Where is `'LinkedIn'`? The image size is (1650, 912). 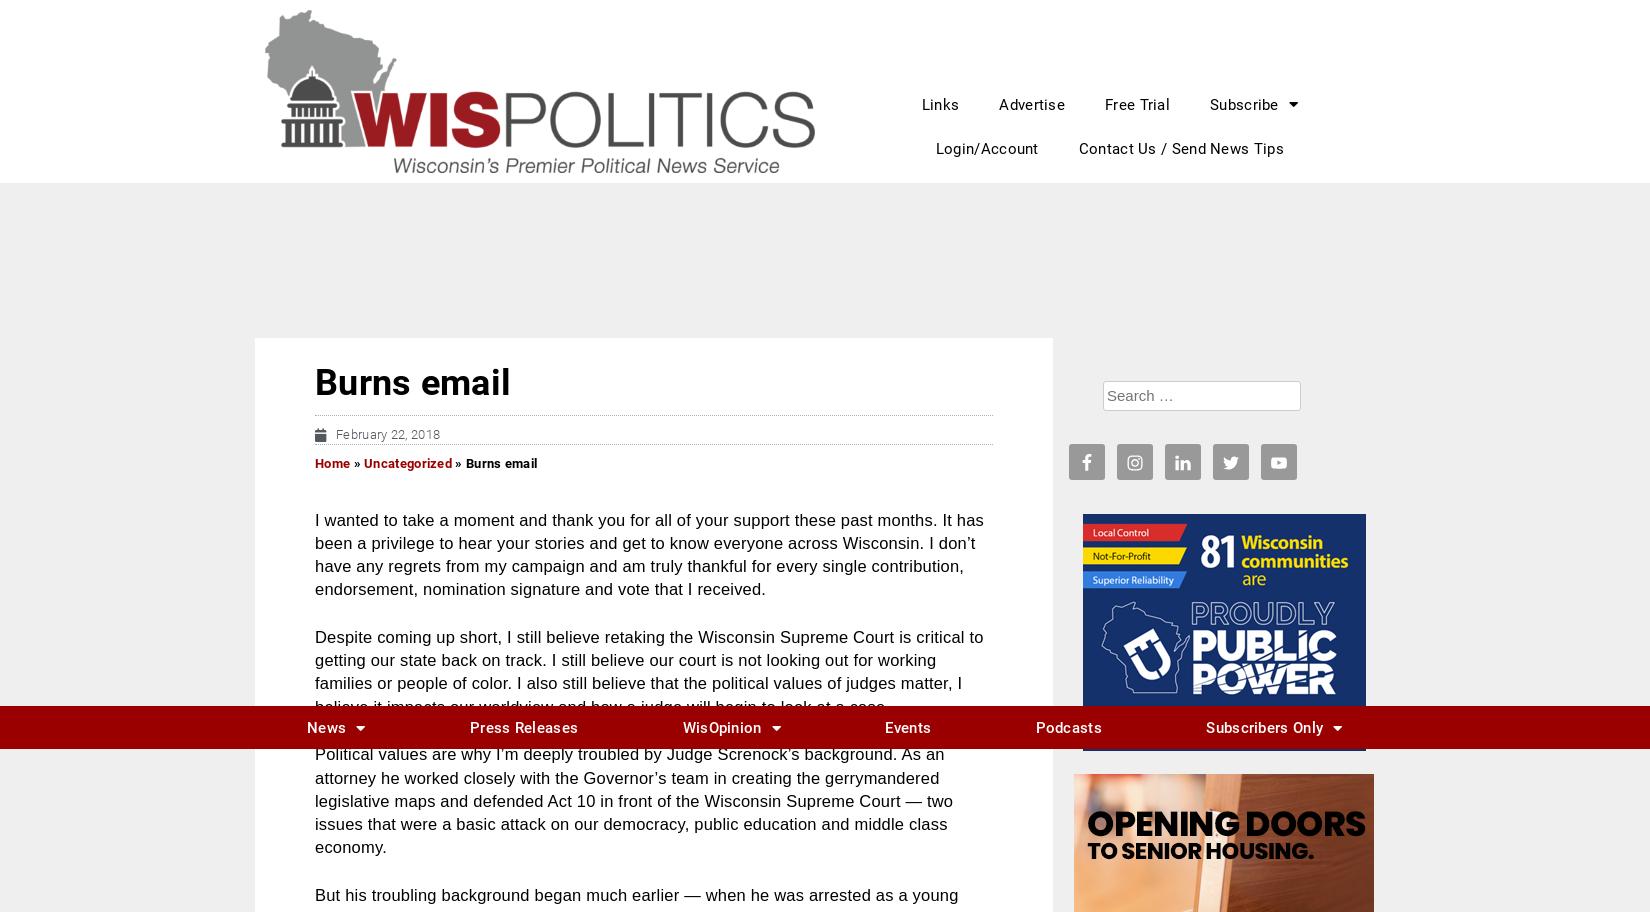 'LinkedIn' is located at coordinates (653, 578).